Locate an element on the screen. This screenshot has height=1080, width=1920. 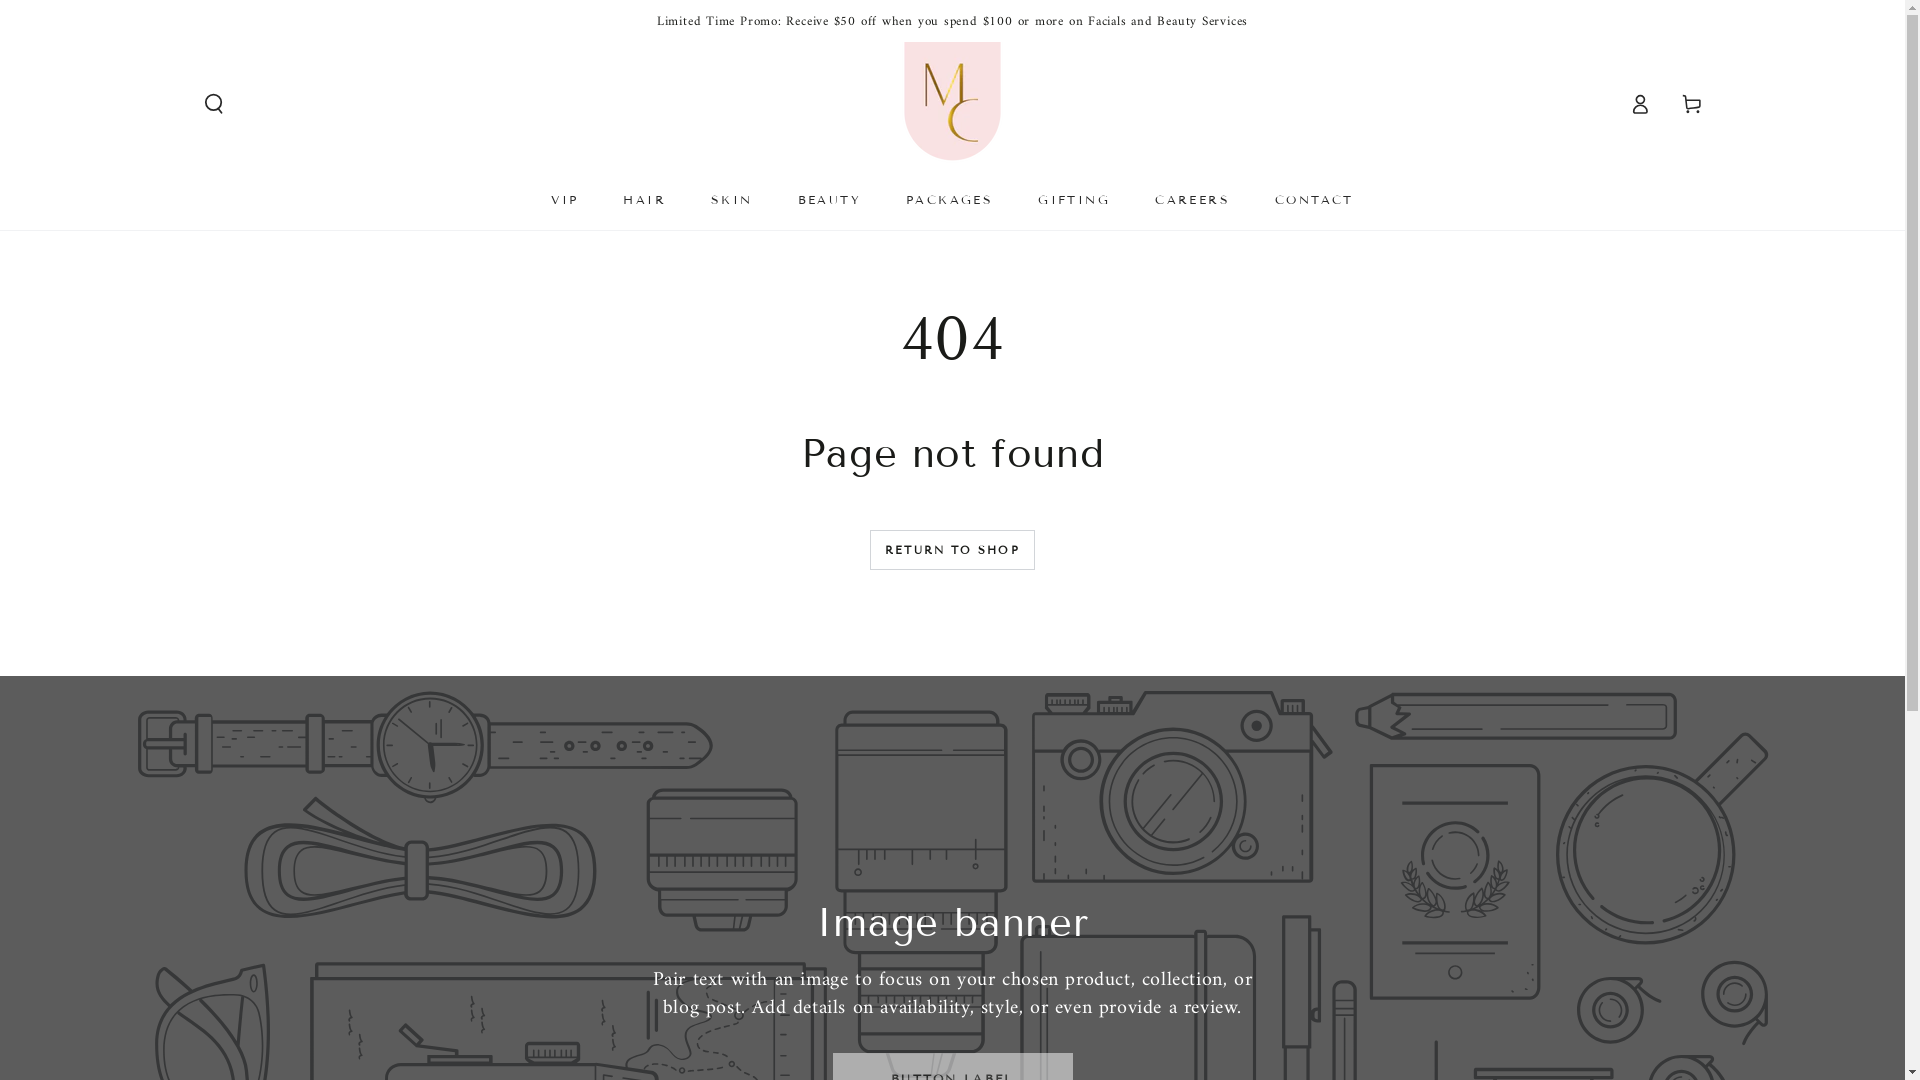
'Log in' is located at coordinates (1640, 104).